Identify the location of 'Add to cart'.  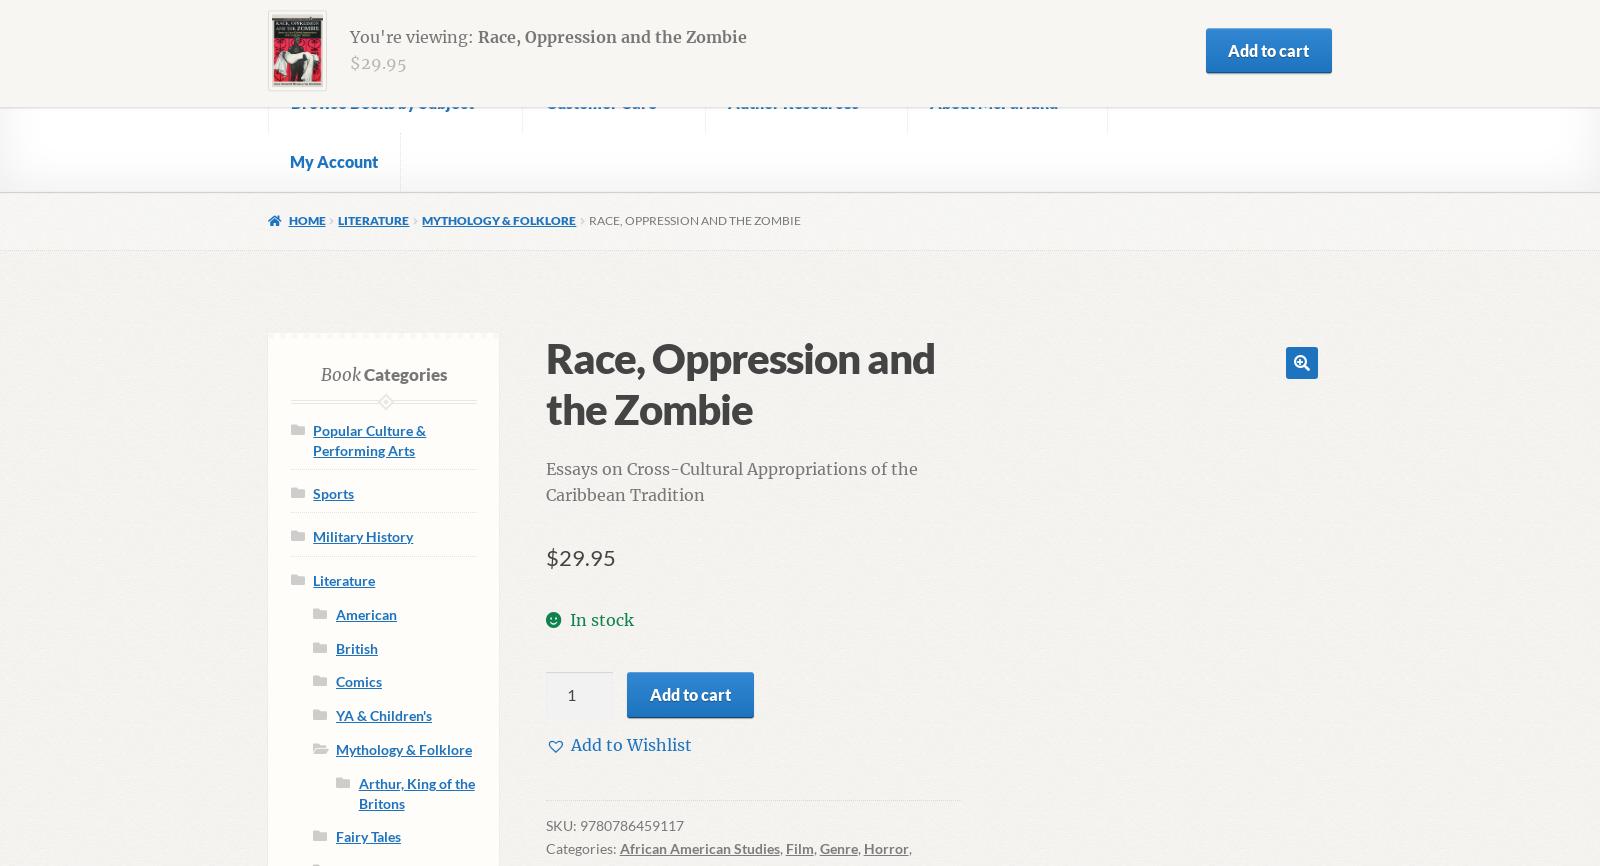
(689, 692).